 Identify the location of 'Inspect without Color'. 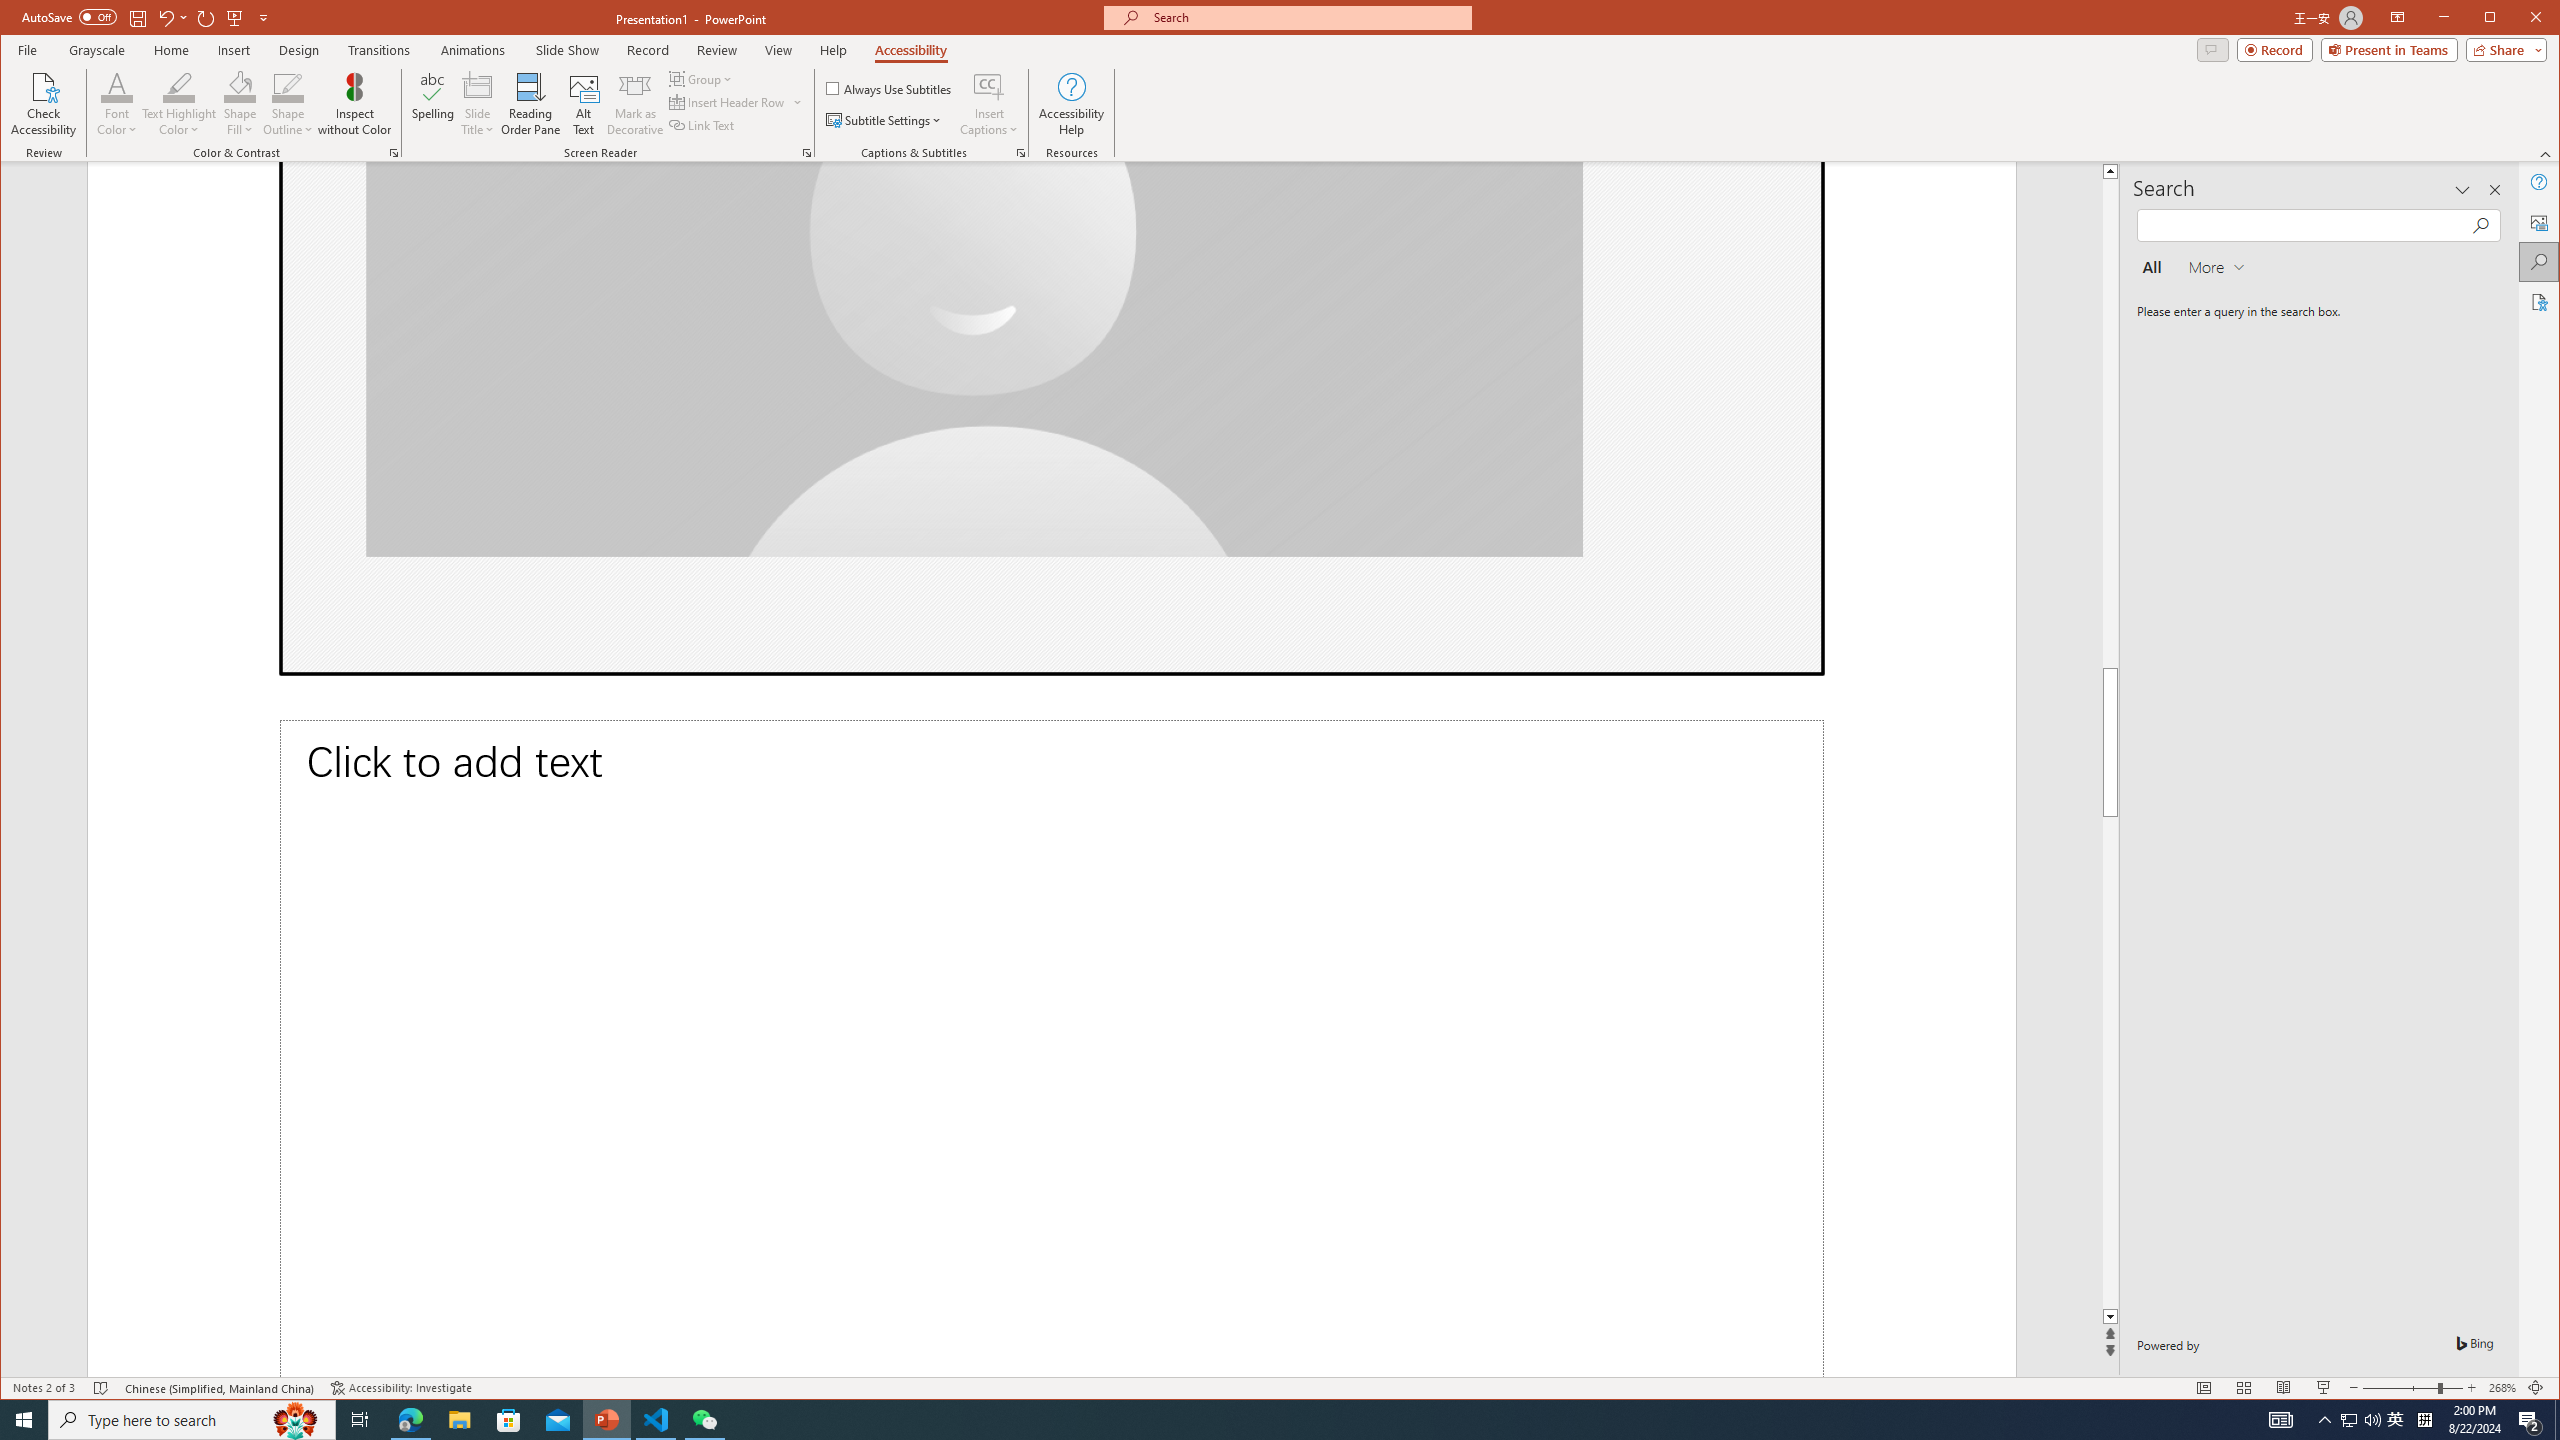
(354, 103).